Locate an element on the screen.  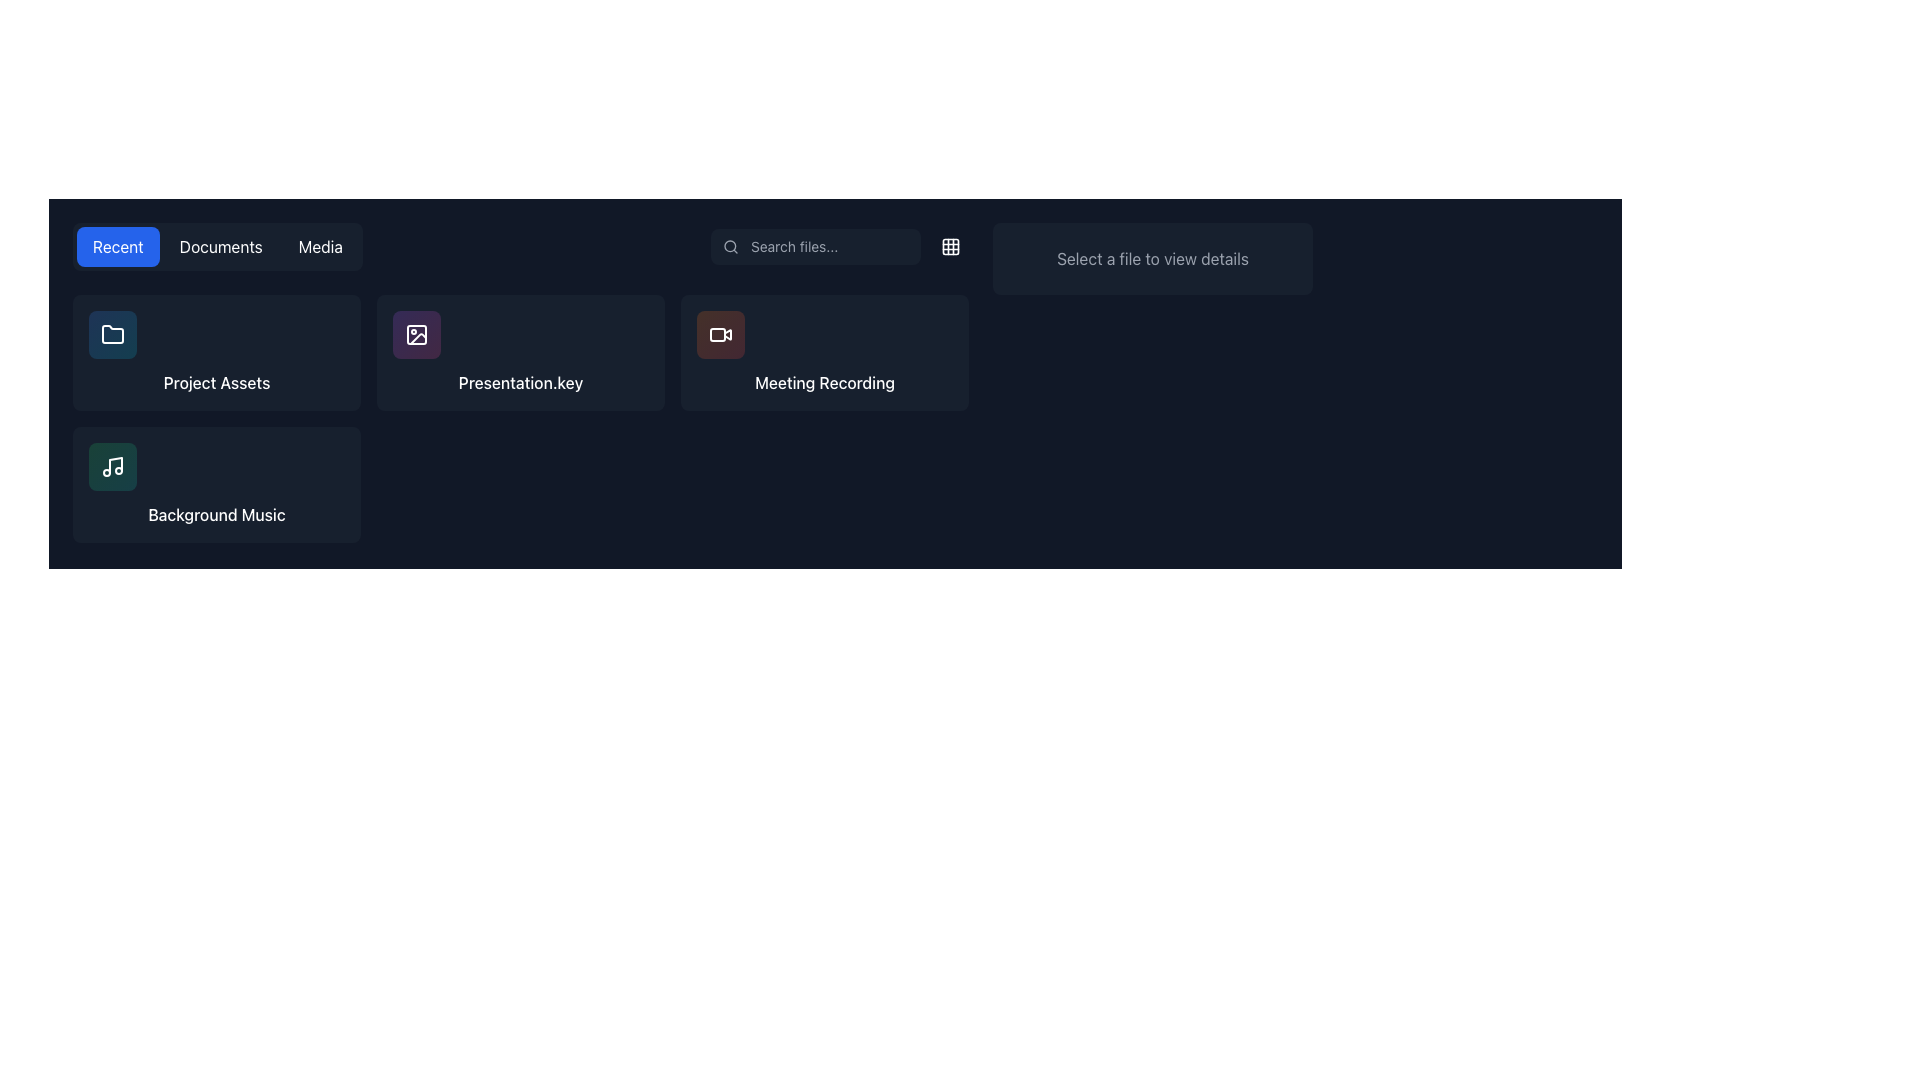
the button with a grid icon located at the top-right end of the layout is located at coordinates (949, 245).